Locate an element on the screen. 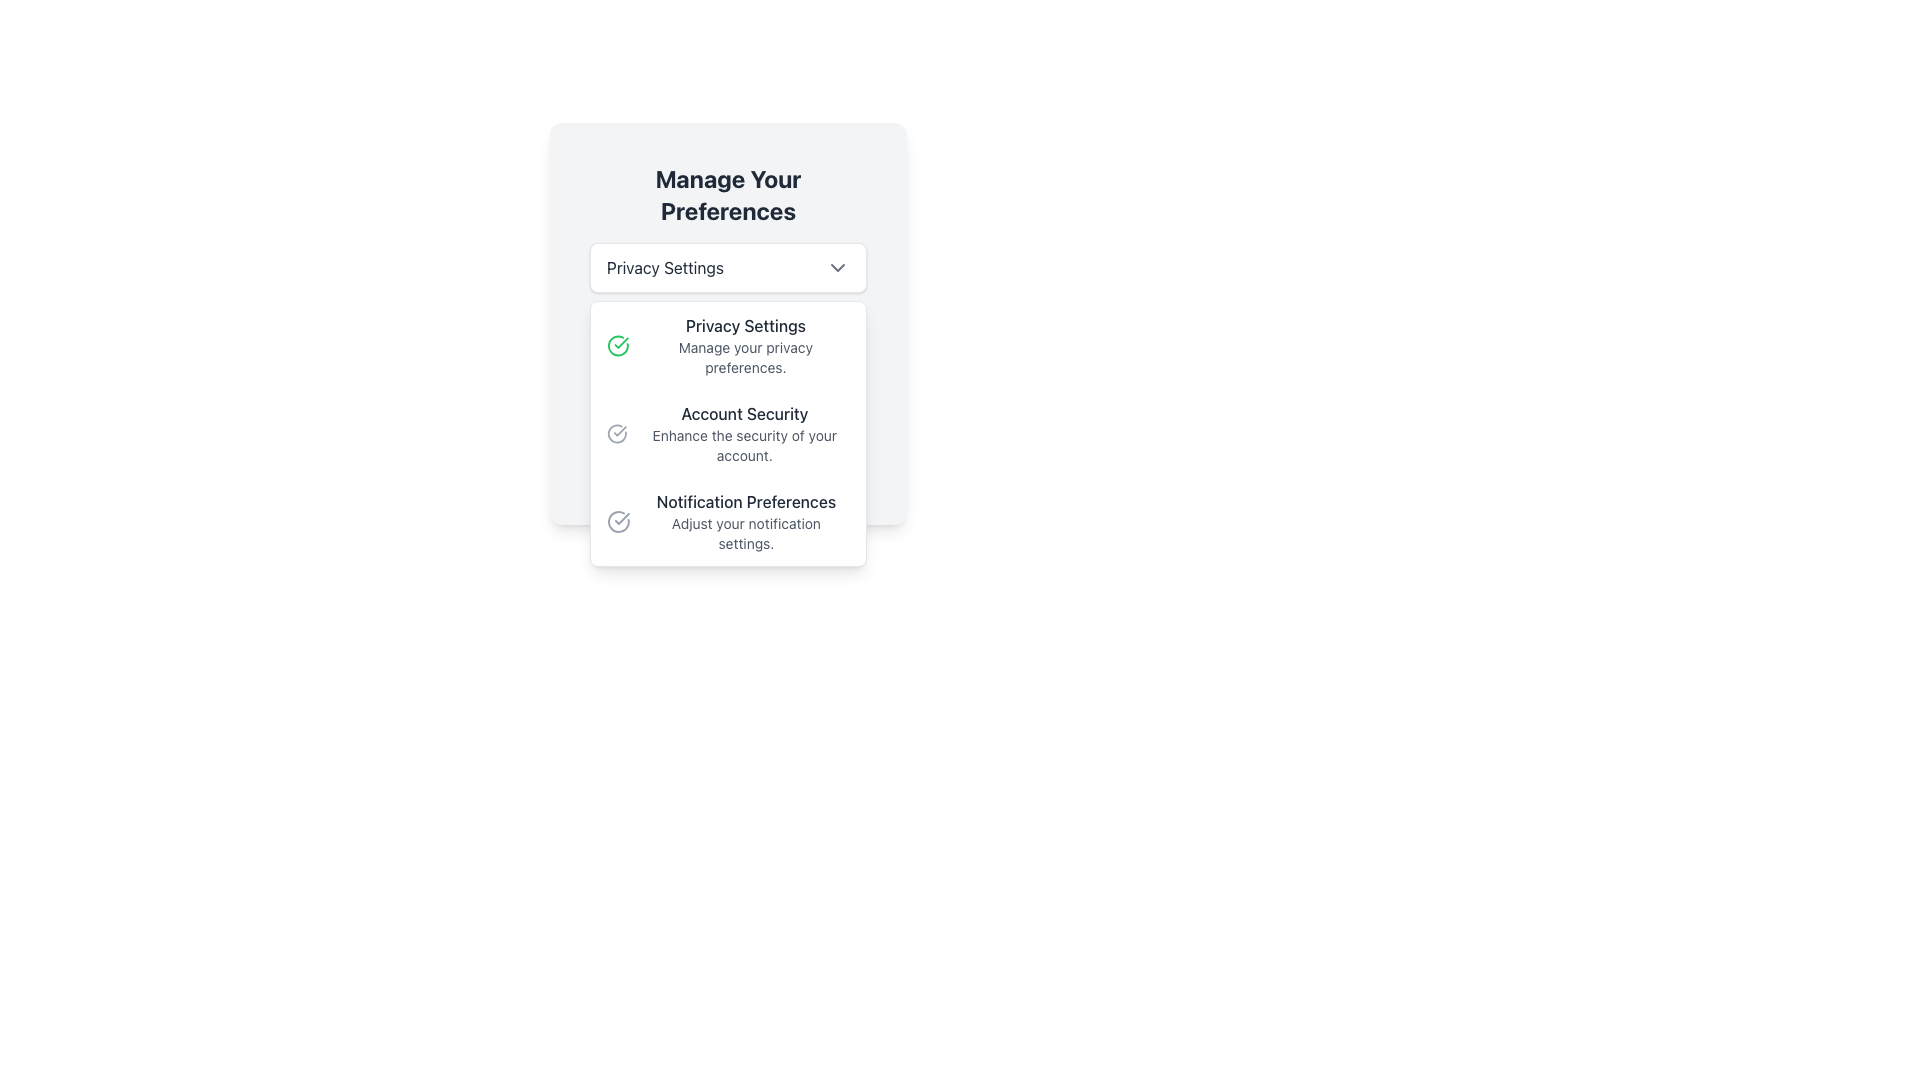 Image resolution: width=1920 pixels, height=1080 pixels. the Info Box with a light green background and a left-aligned green border, which contains the text 'Current Selection:' and 'Manage your privacy preferences.' is located at coordinates (727, 369).